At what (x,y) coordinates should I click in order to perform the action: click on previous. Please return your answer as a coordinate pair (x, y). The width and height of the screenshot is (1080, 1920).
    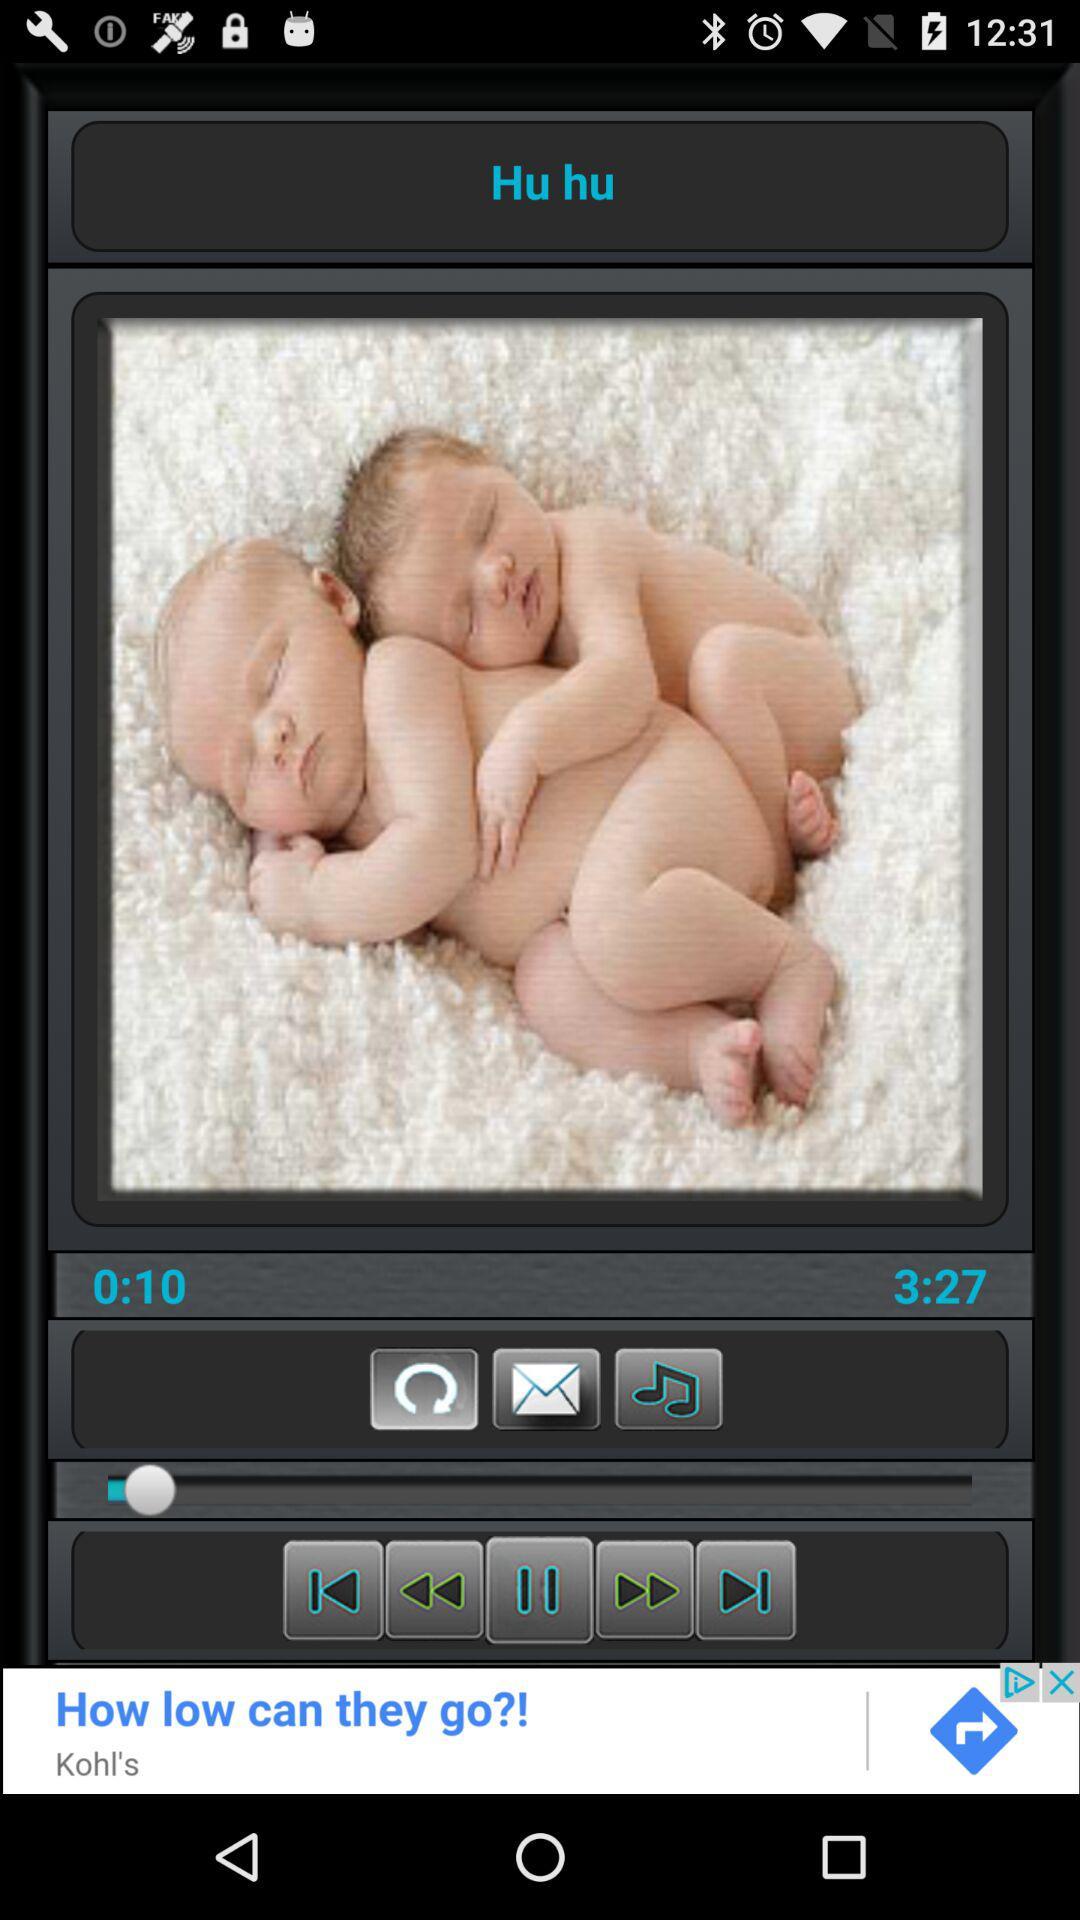
    Looking at the image, I should click on (332, 1589).